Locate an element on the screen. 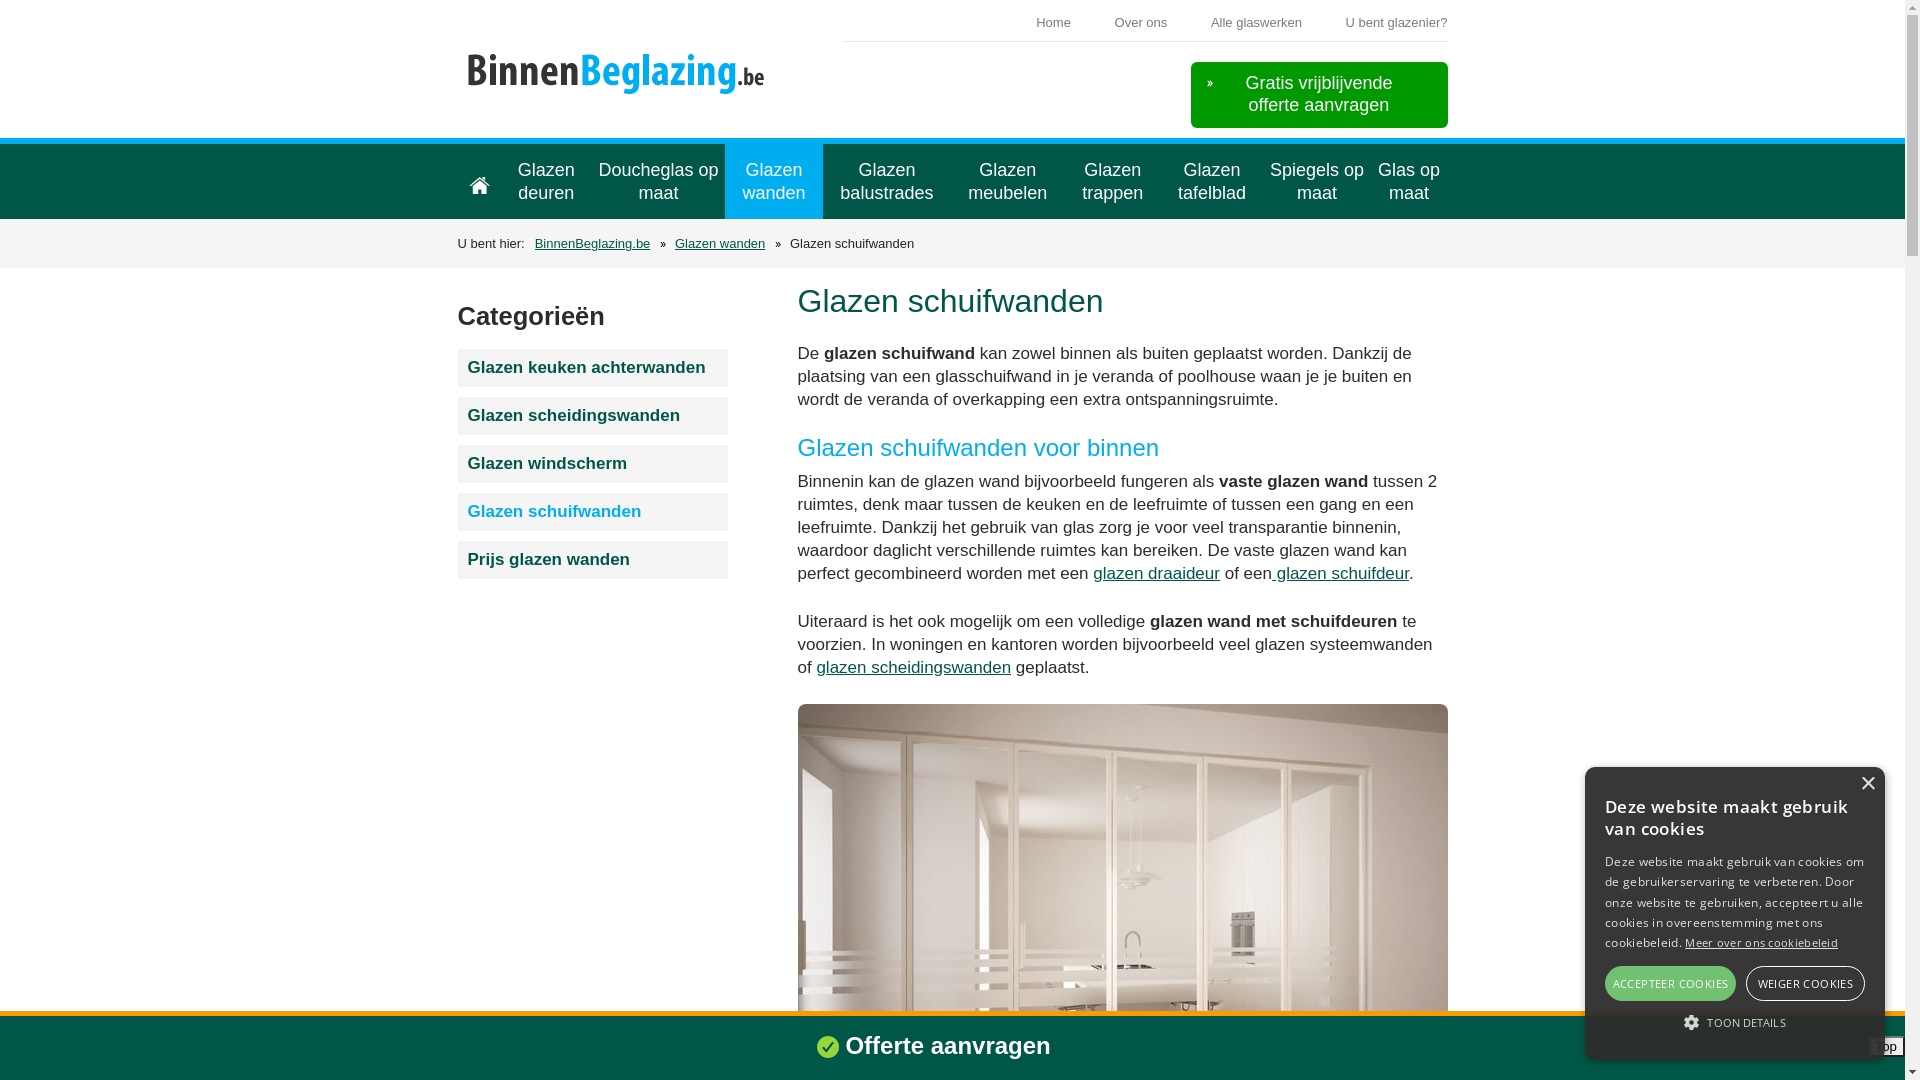  'Offerte aanvragen' is located at coordinates (946, 1044).